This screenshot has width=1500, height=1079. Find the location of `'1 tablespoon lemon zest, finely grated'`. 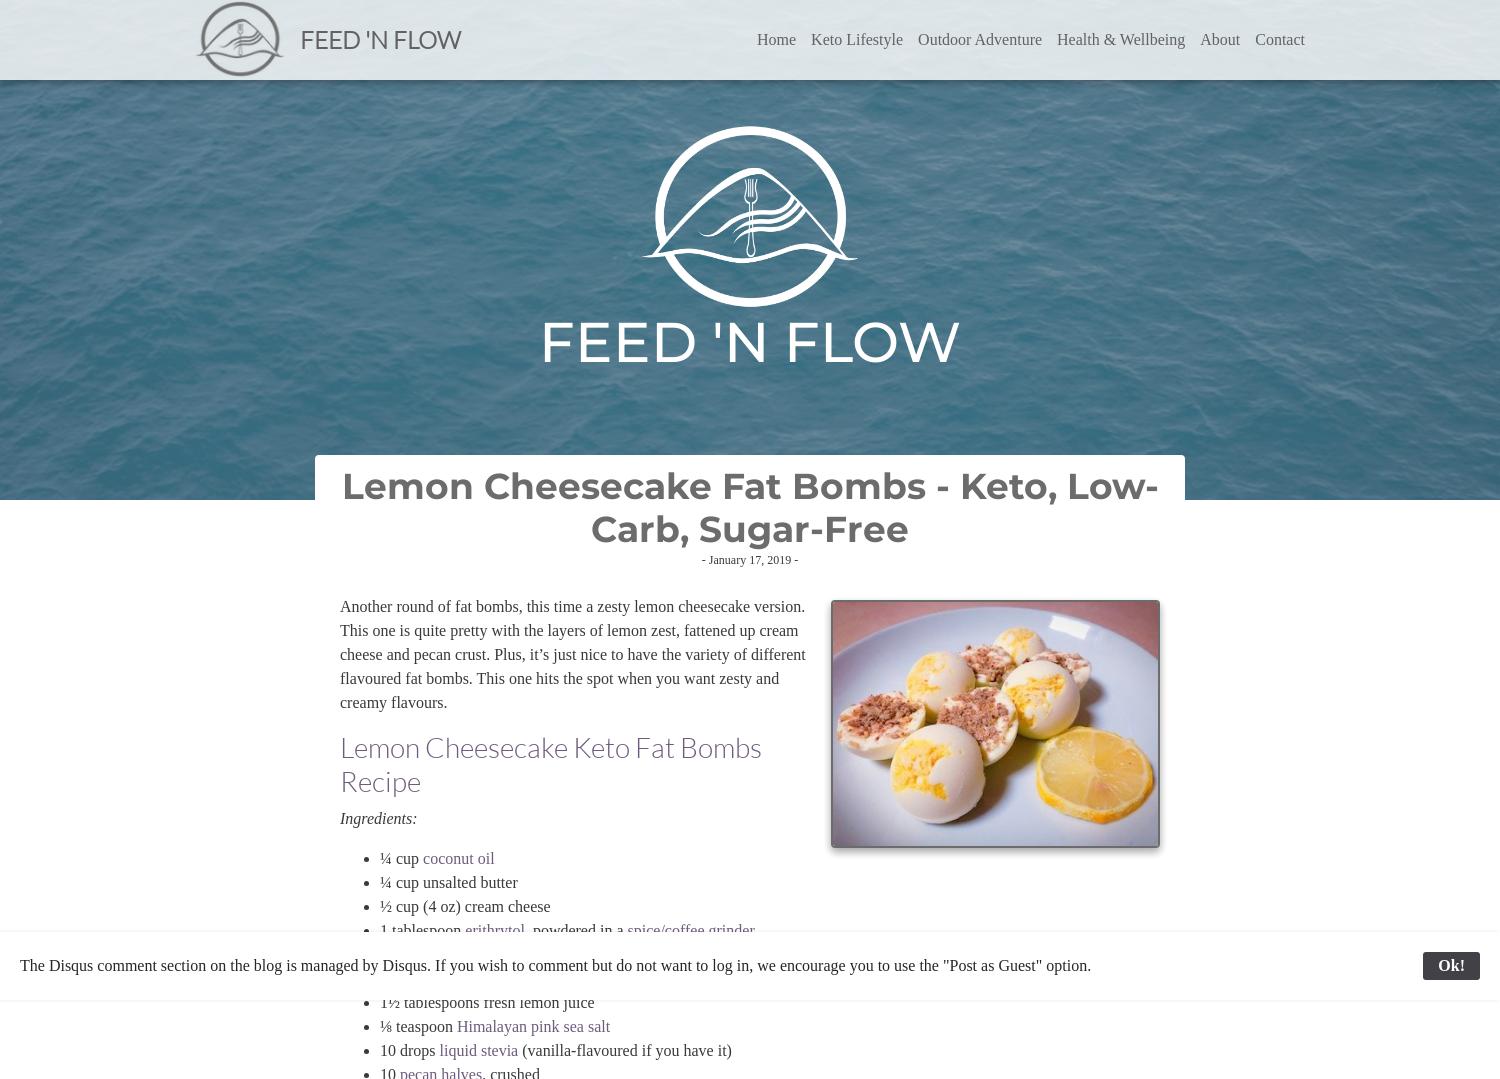

'1 tablespoon lemon zest, finely grated' is located at coordinates (501, 953).